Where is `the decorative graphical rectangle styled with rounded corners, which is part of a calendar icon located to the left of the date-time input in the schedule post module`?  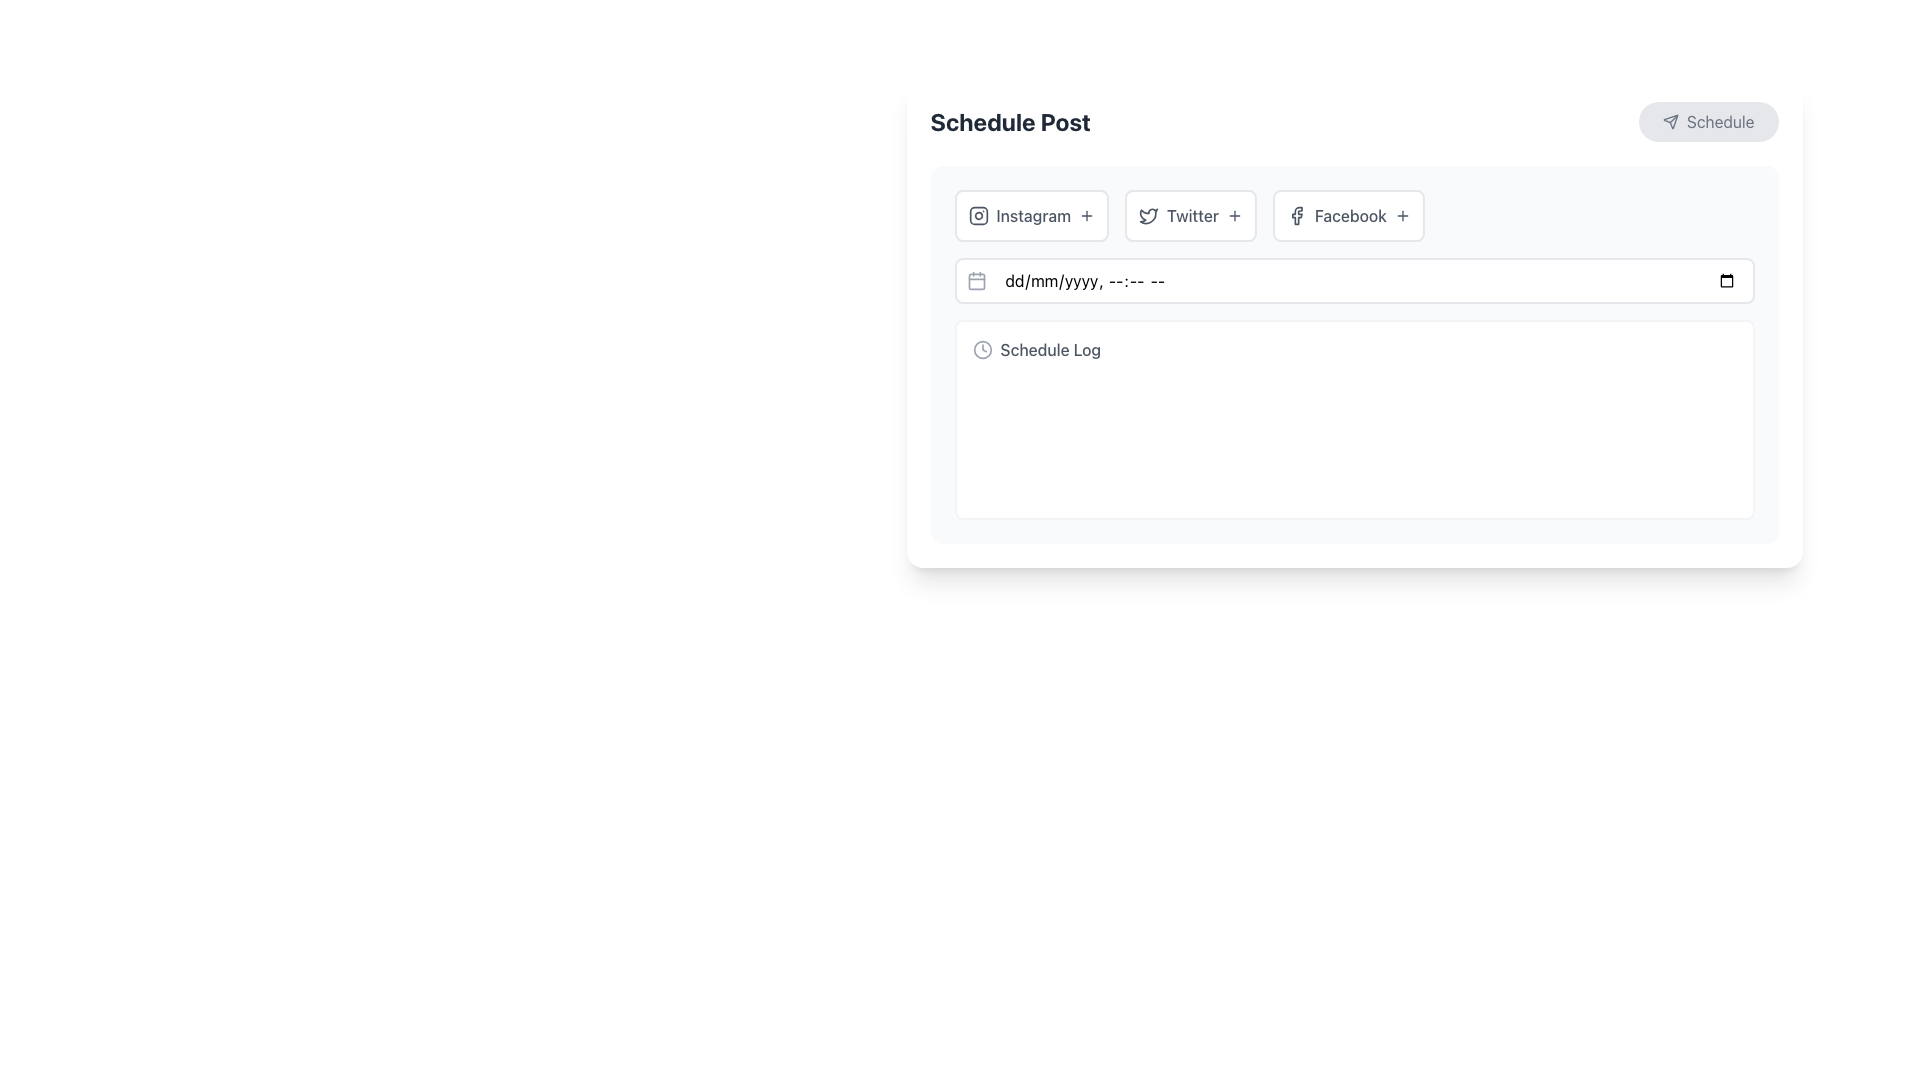 the decorative graphical rectangle styled with rounded corners, which is part of a calendar icon located to the left of the date-time input in the schedule post module is located at coordinates (976, 281).